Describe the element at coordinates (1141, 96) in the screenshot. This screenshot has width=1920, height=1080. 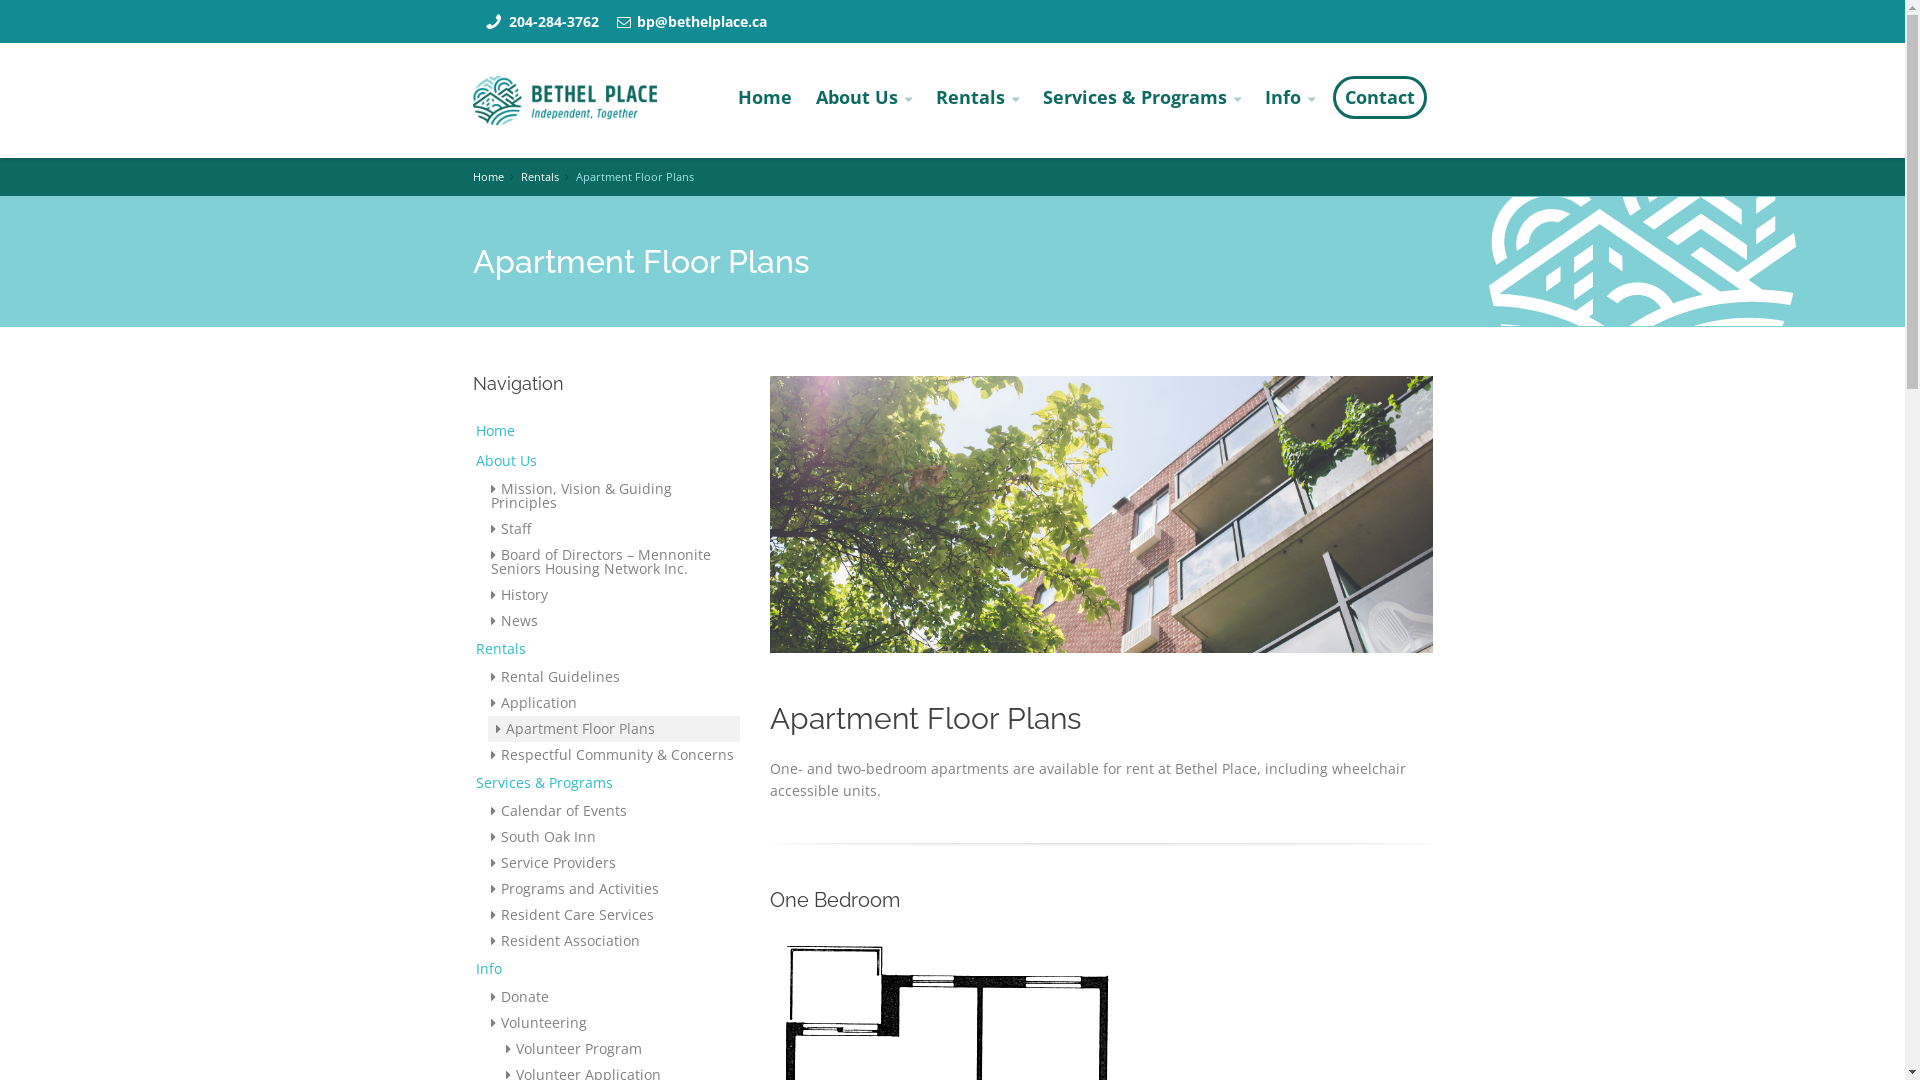
I see `'Services & Programs'` at that location.